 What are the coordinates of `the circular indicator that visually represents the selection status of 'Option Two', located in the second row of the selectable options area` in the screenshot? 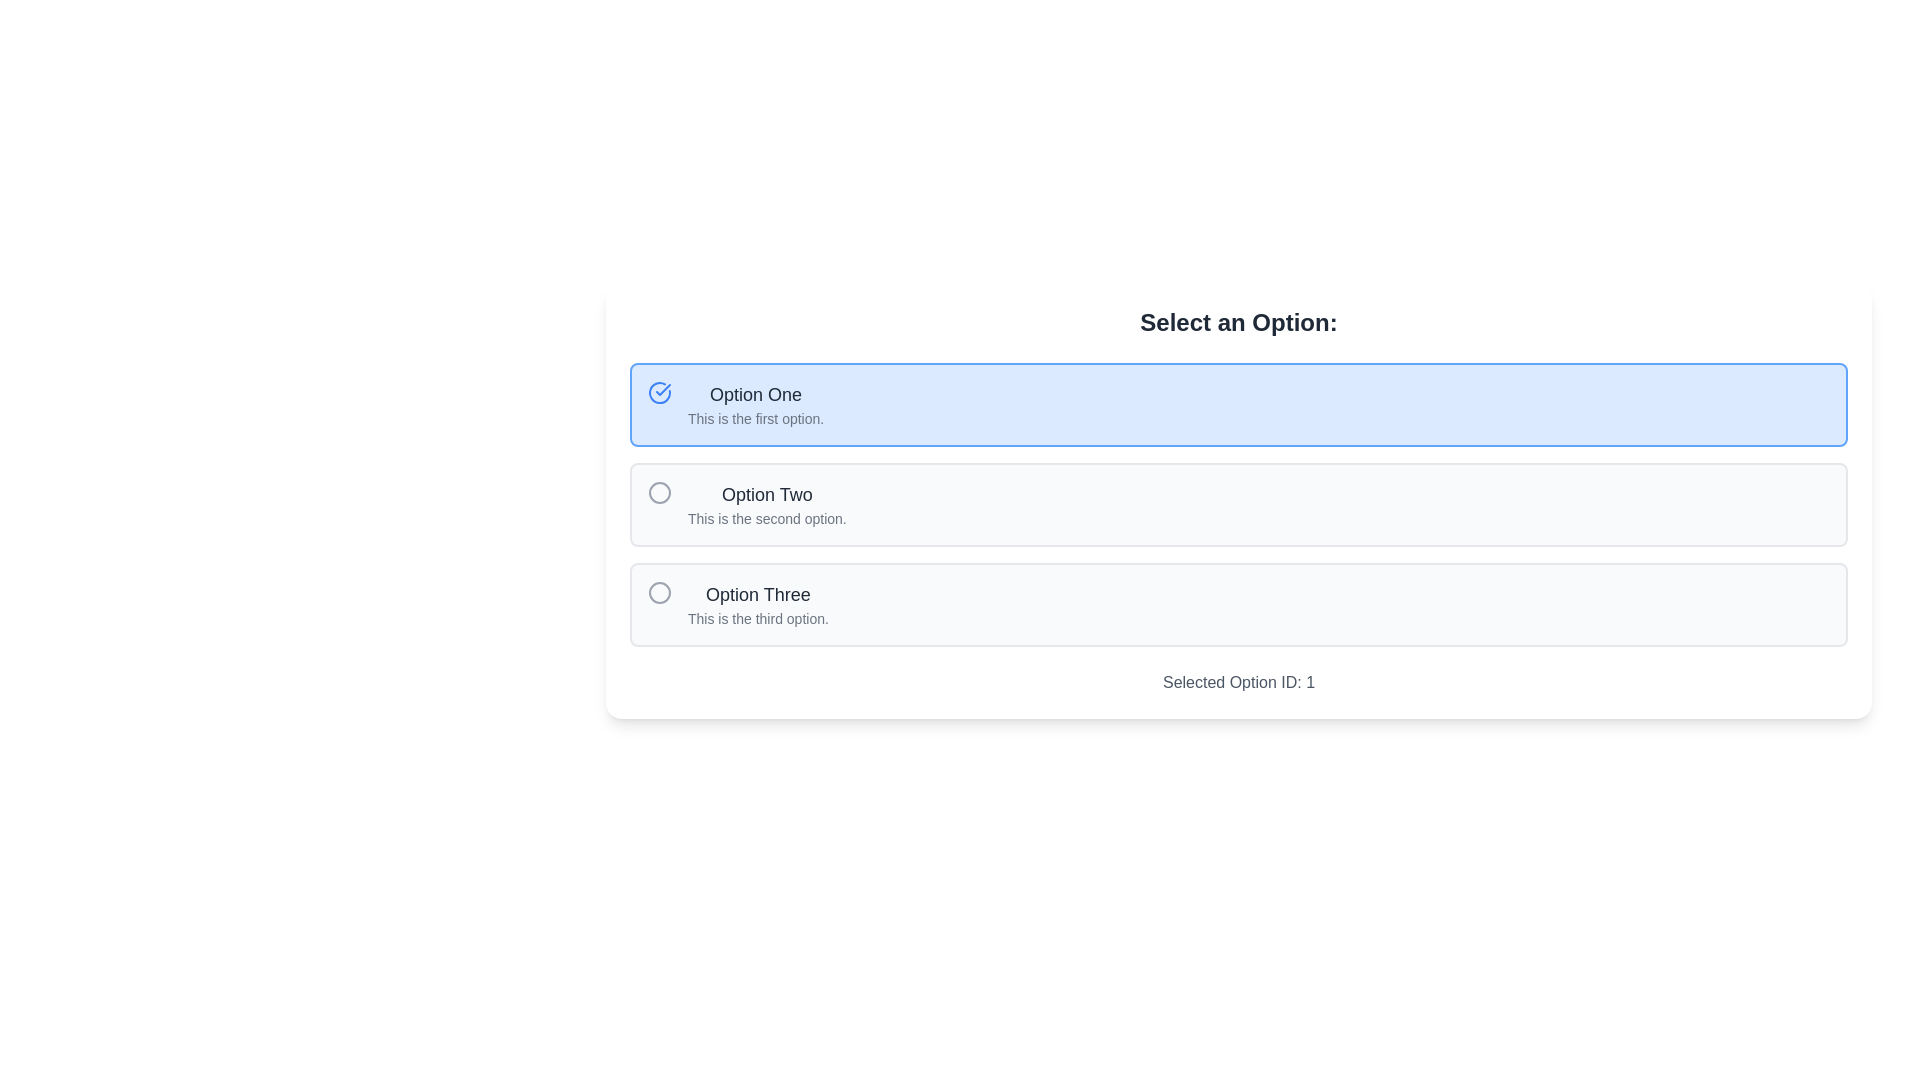 It's located at (660, 493).